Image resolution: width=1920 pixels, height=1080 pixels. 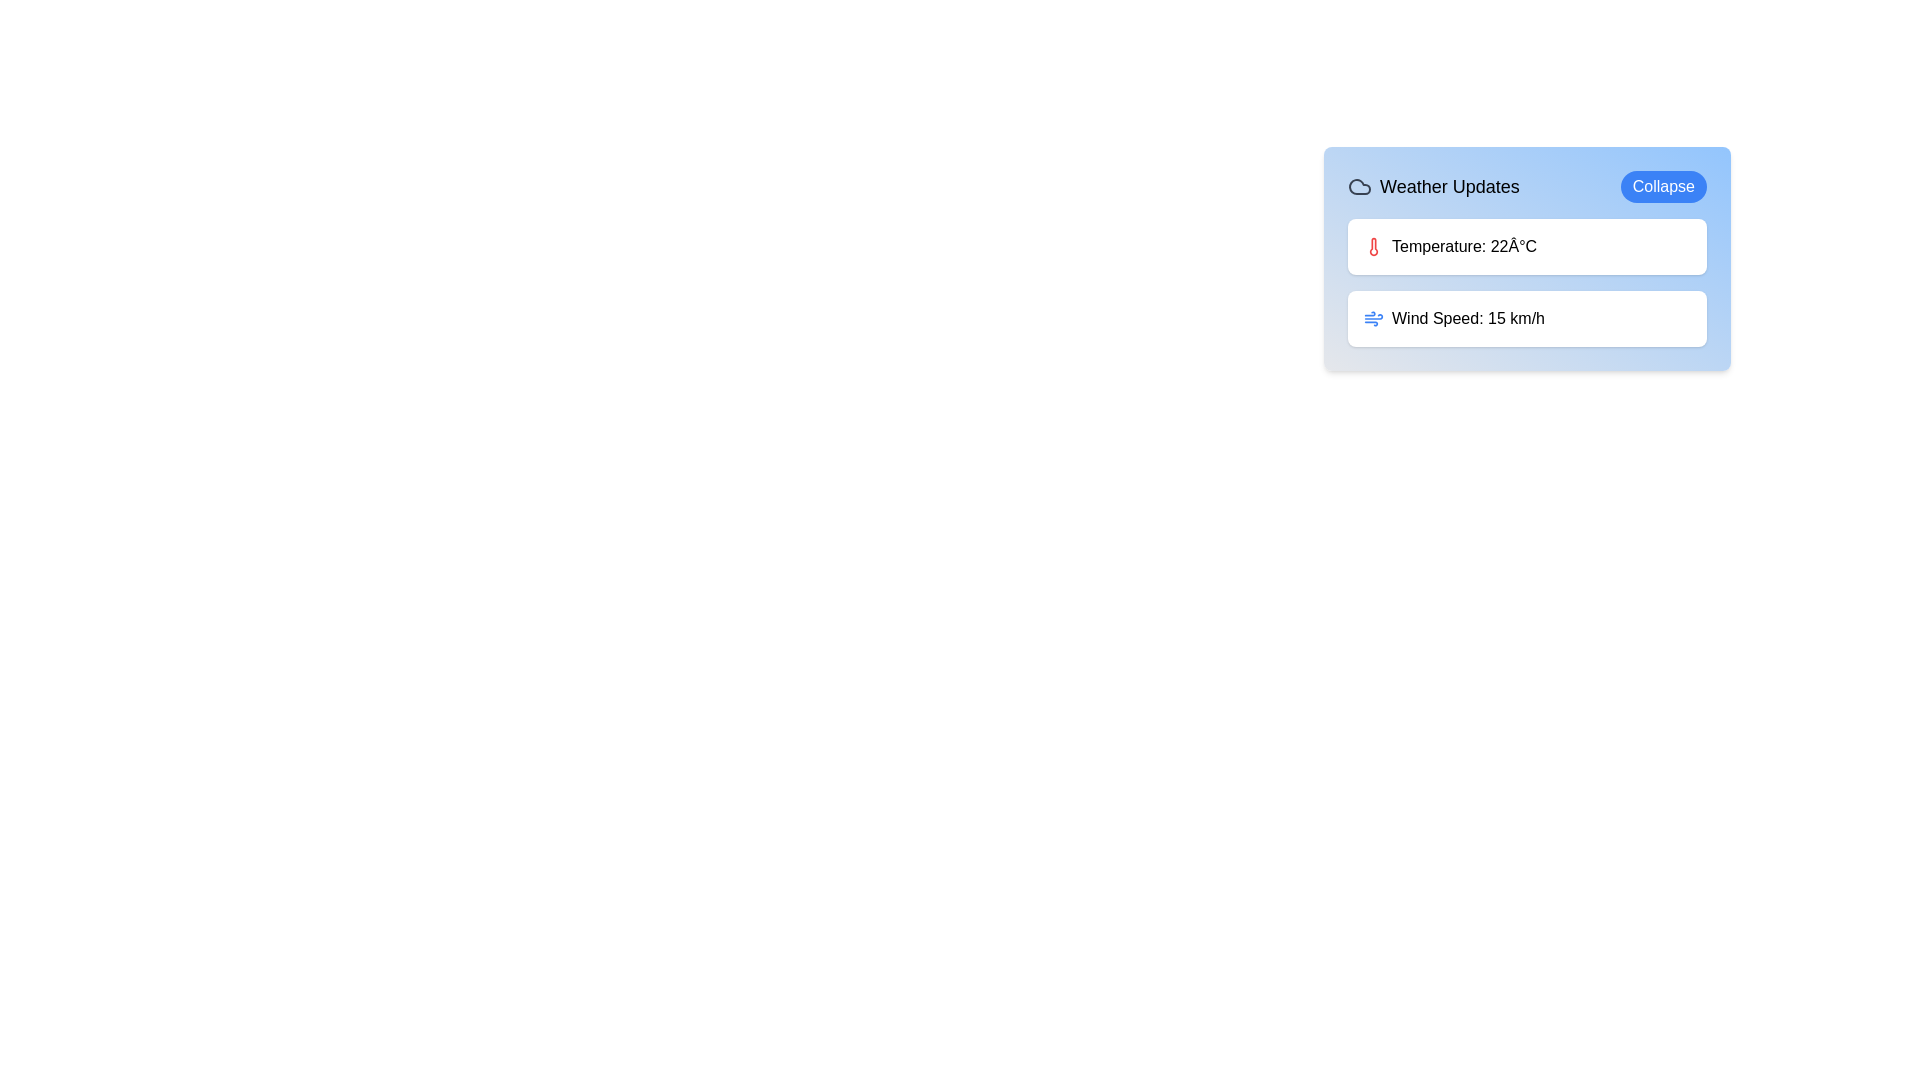 What do you see at coordinates (1526, 245) in the screenshot?
I see `the informational card displaying the current temperature value in the 'Weather Updates' section` at bounding box center [1526, 245].